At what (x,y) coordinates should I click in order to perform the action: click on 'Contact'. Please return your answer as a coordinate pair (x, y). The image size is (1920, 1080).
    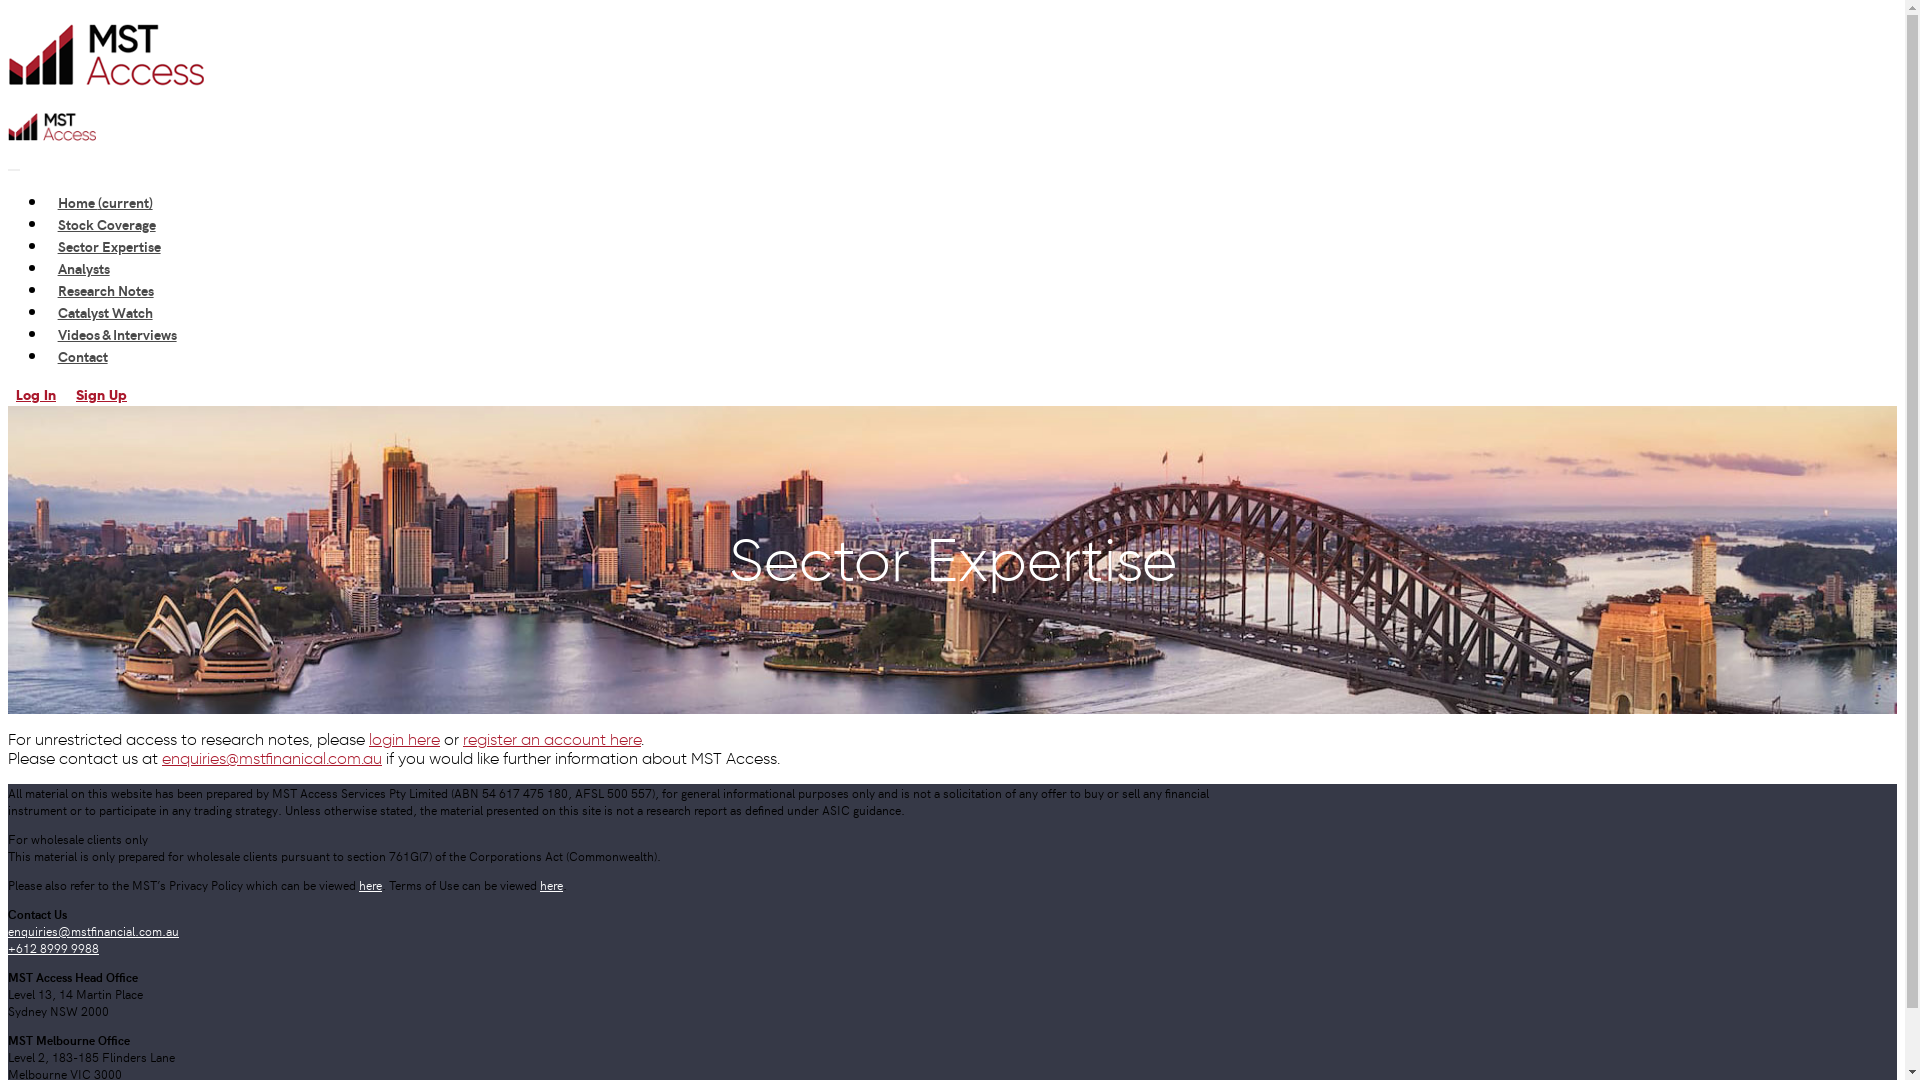
    Looking at the image, I should click on (81, 354).